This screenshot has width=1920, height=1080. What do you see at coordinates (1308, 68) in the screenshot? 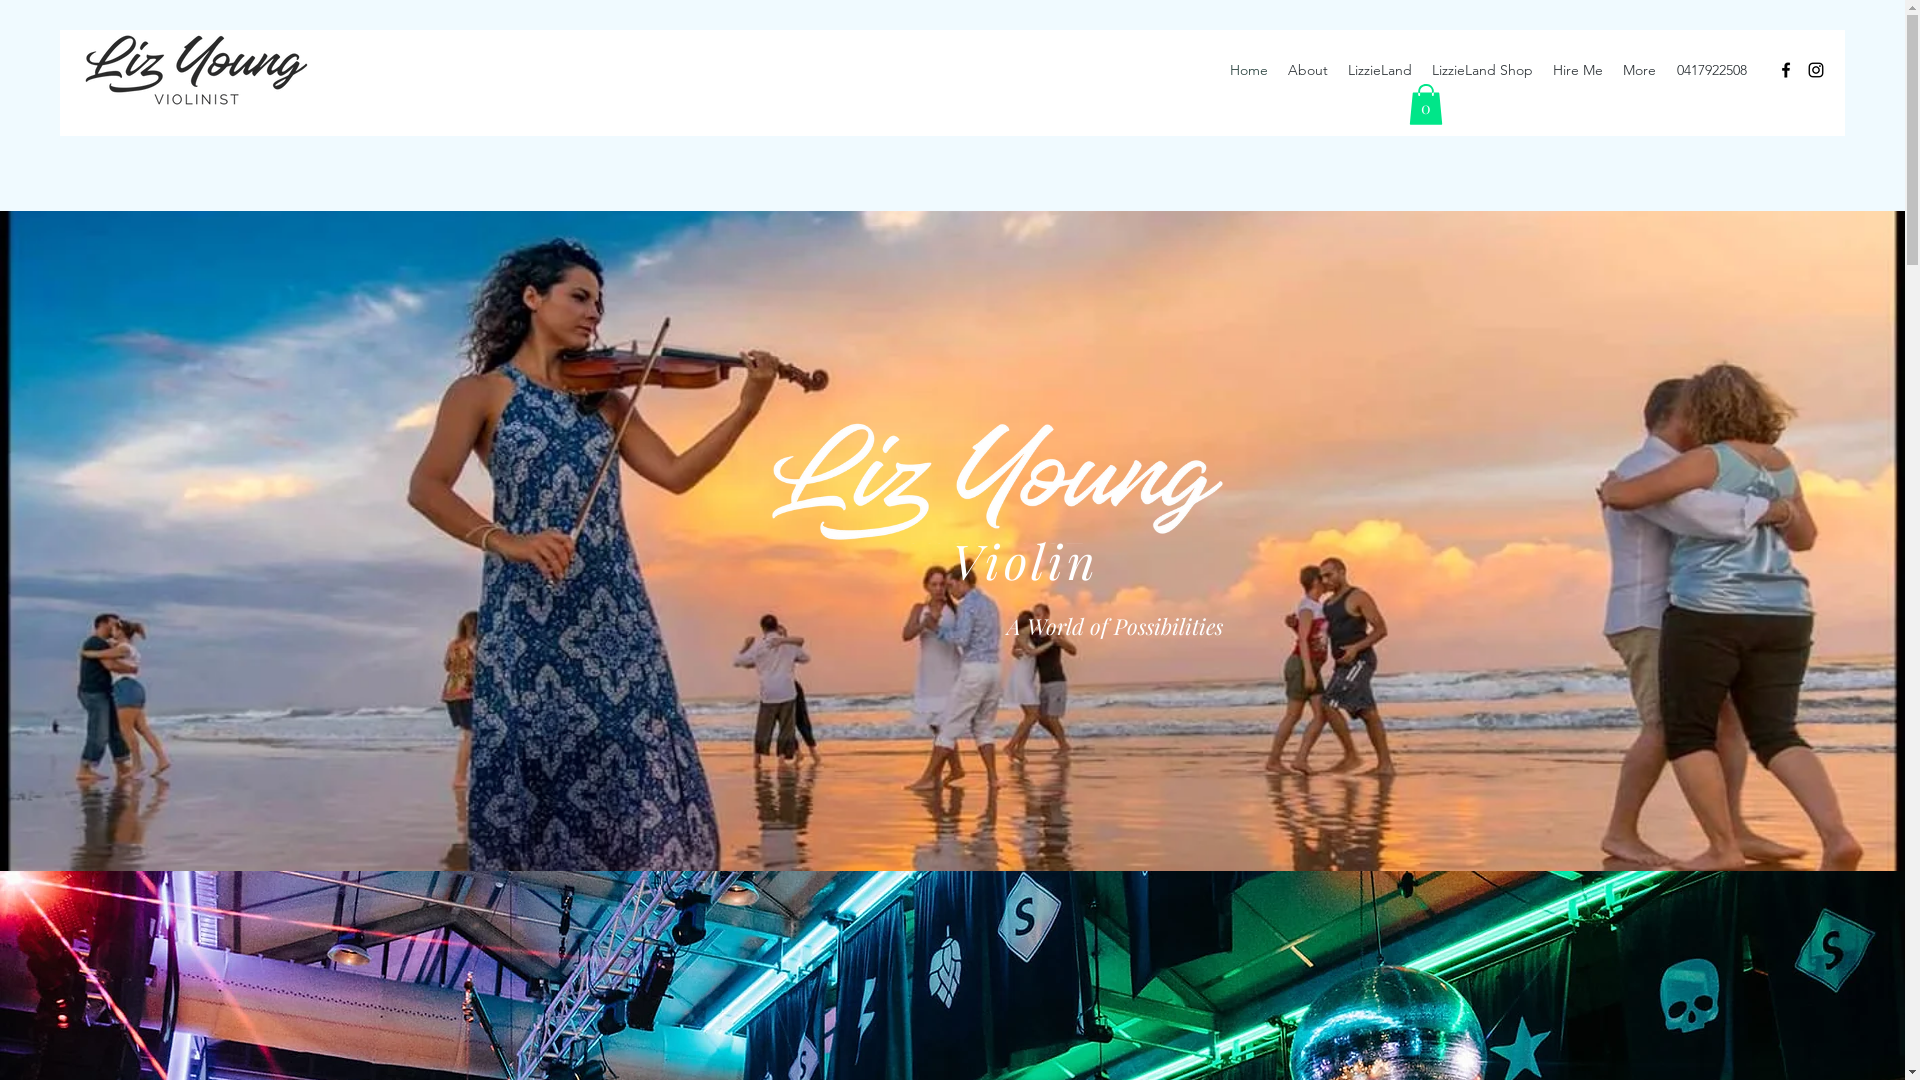
I see `'About'` at bounding box center [1308, 68].